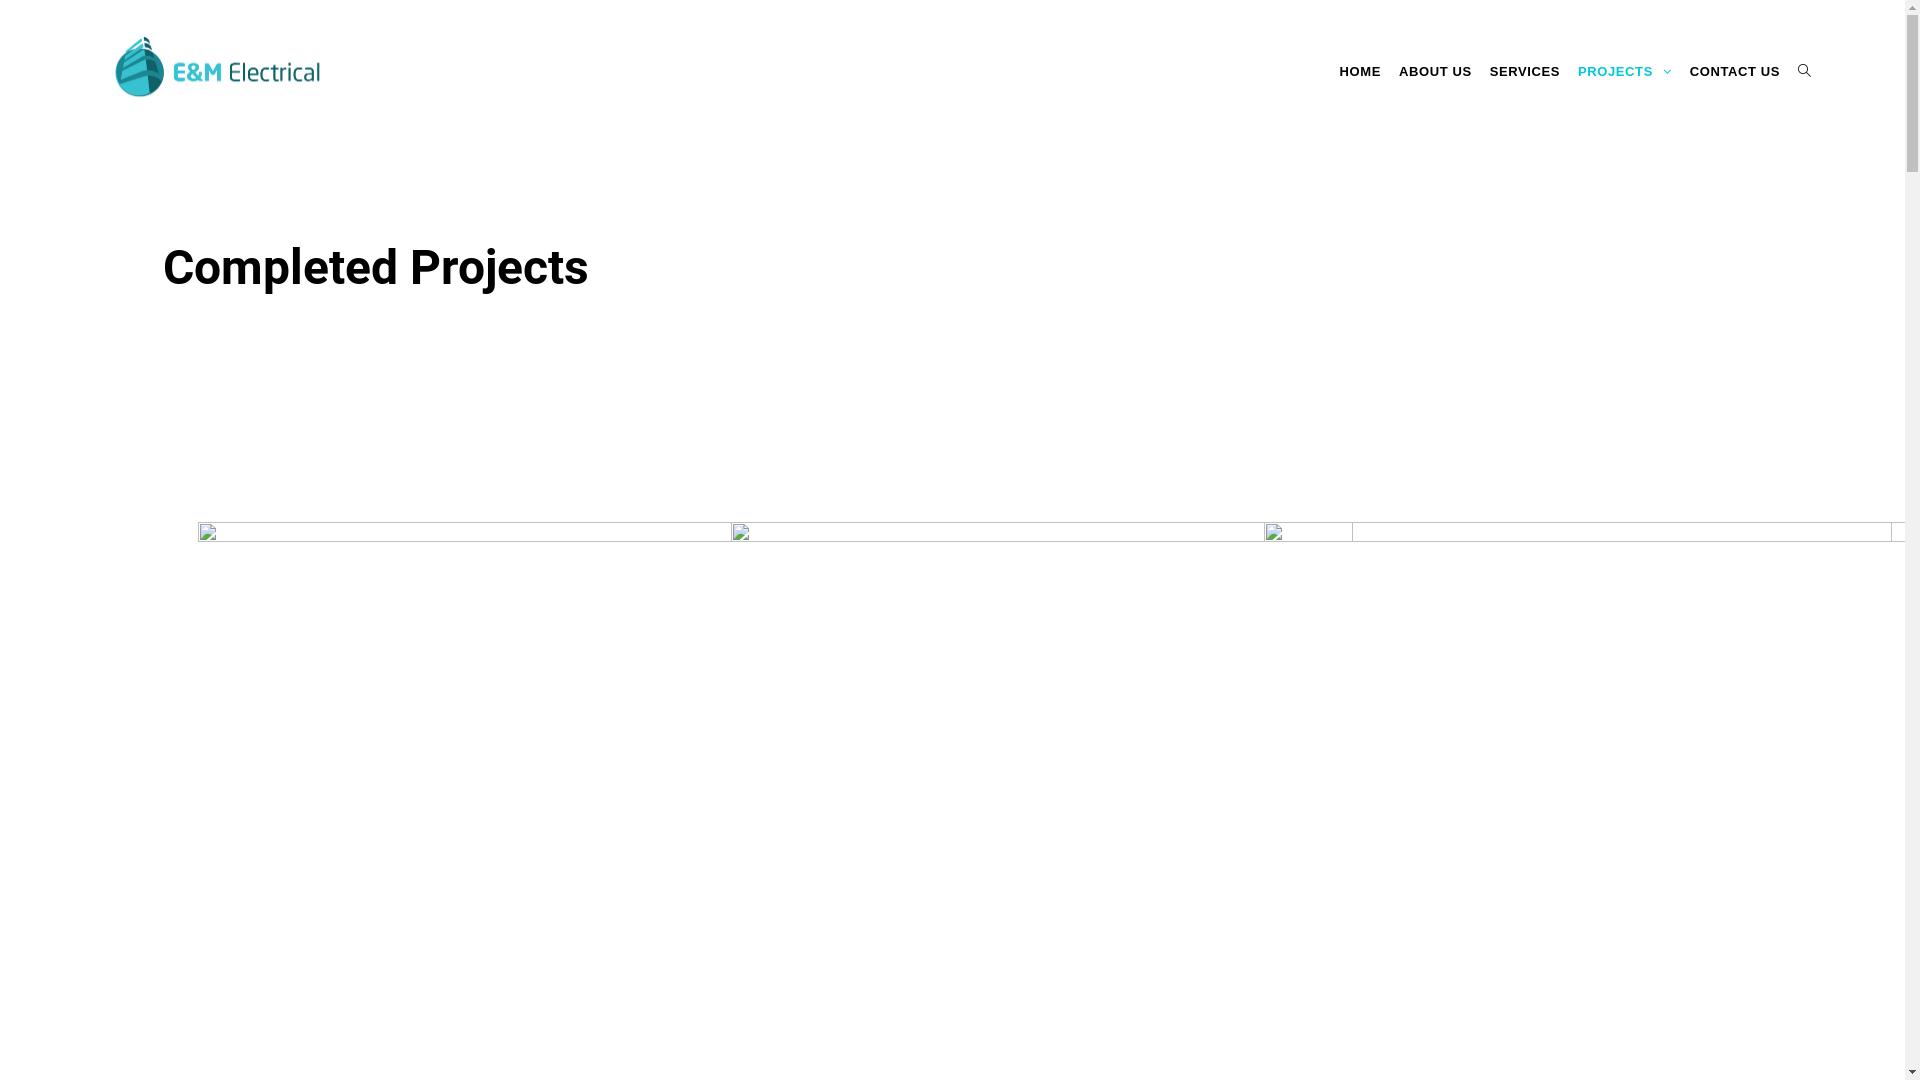  I want to click on 'SERVICES', so click(1524, 71).